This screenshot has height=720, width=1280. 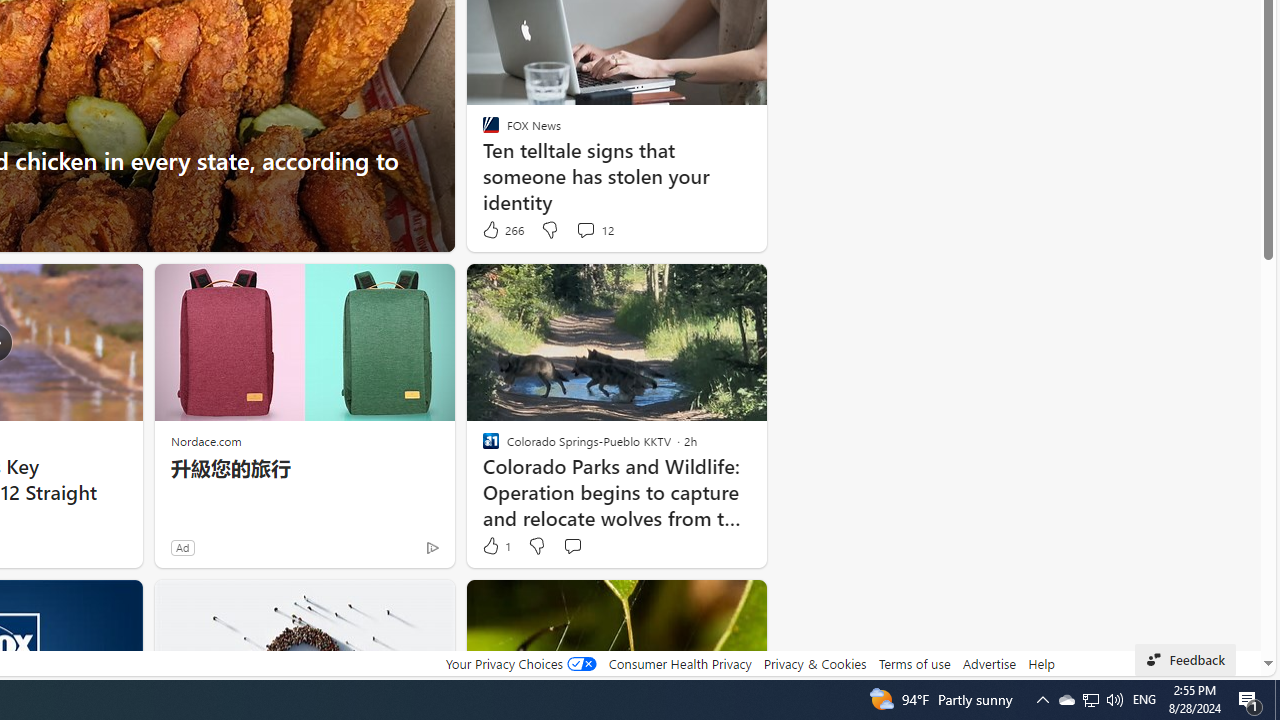 I want to click on 'View comments 12 Comment', so click(x=593, y=229).